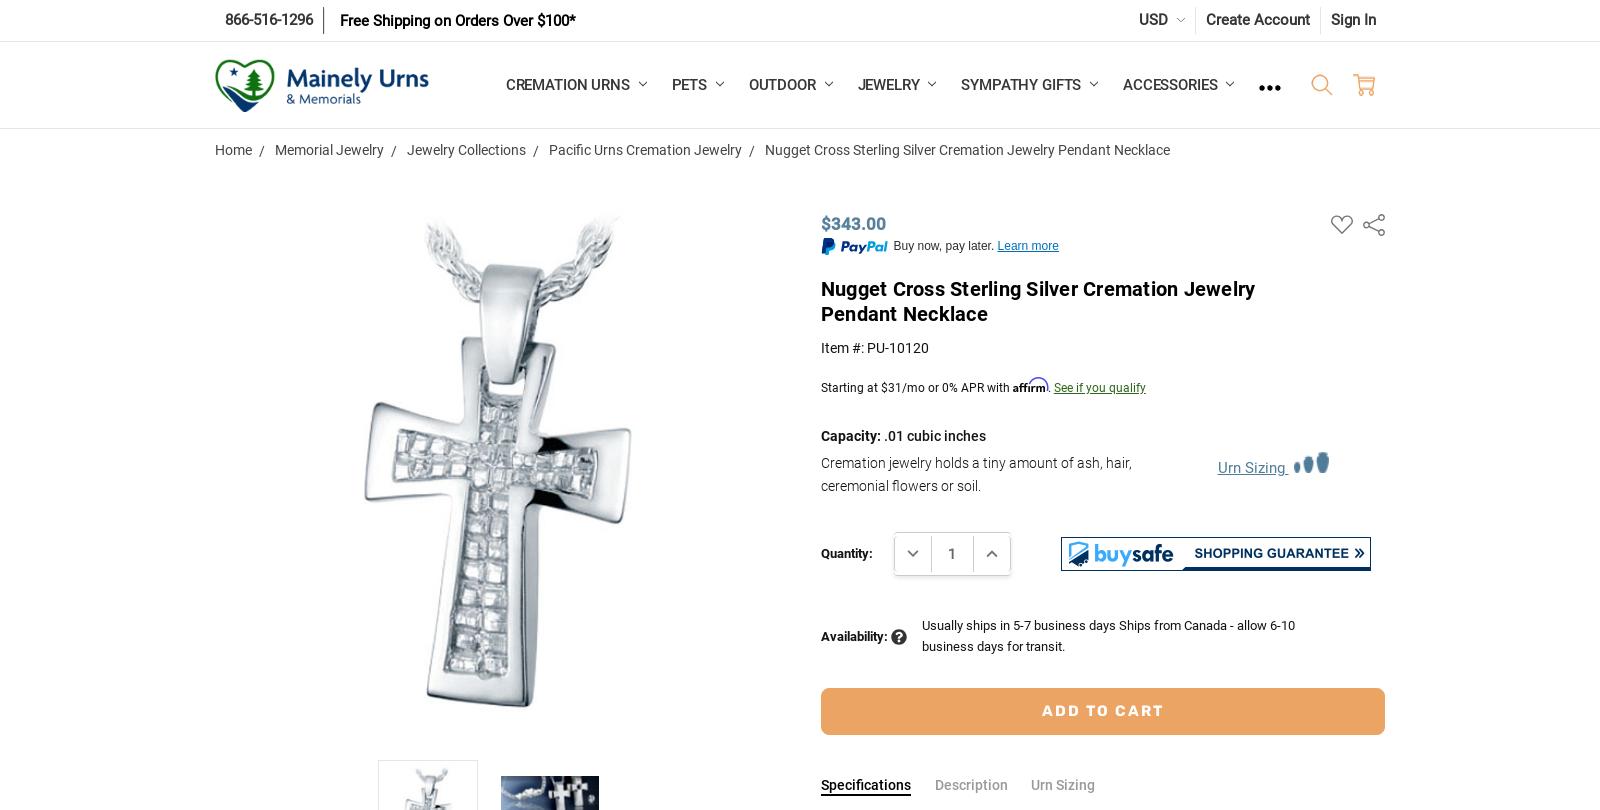 Image resolution: width=1600 pixels, height=810 pixels. Describe the element at coordinates (268, 19) in the screenshot. I see `'866-516-1296'` at that location.